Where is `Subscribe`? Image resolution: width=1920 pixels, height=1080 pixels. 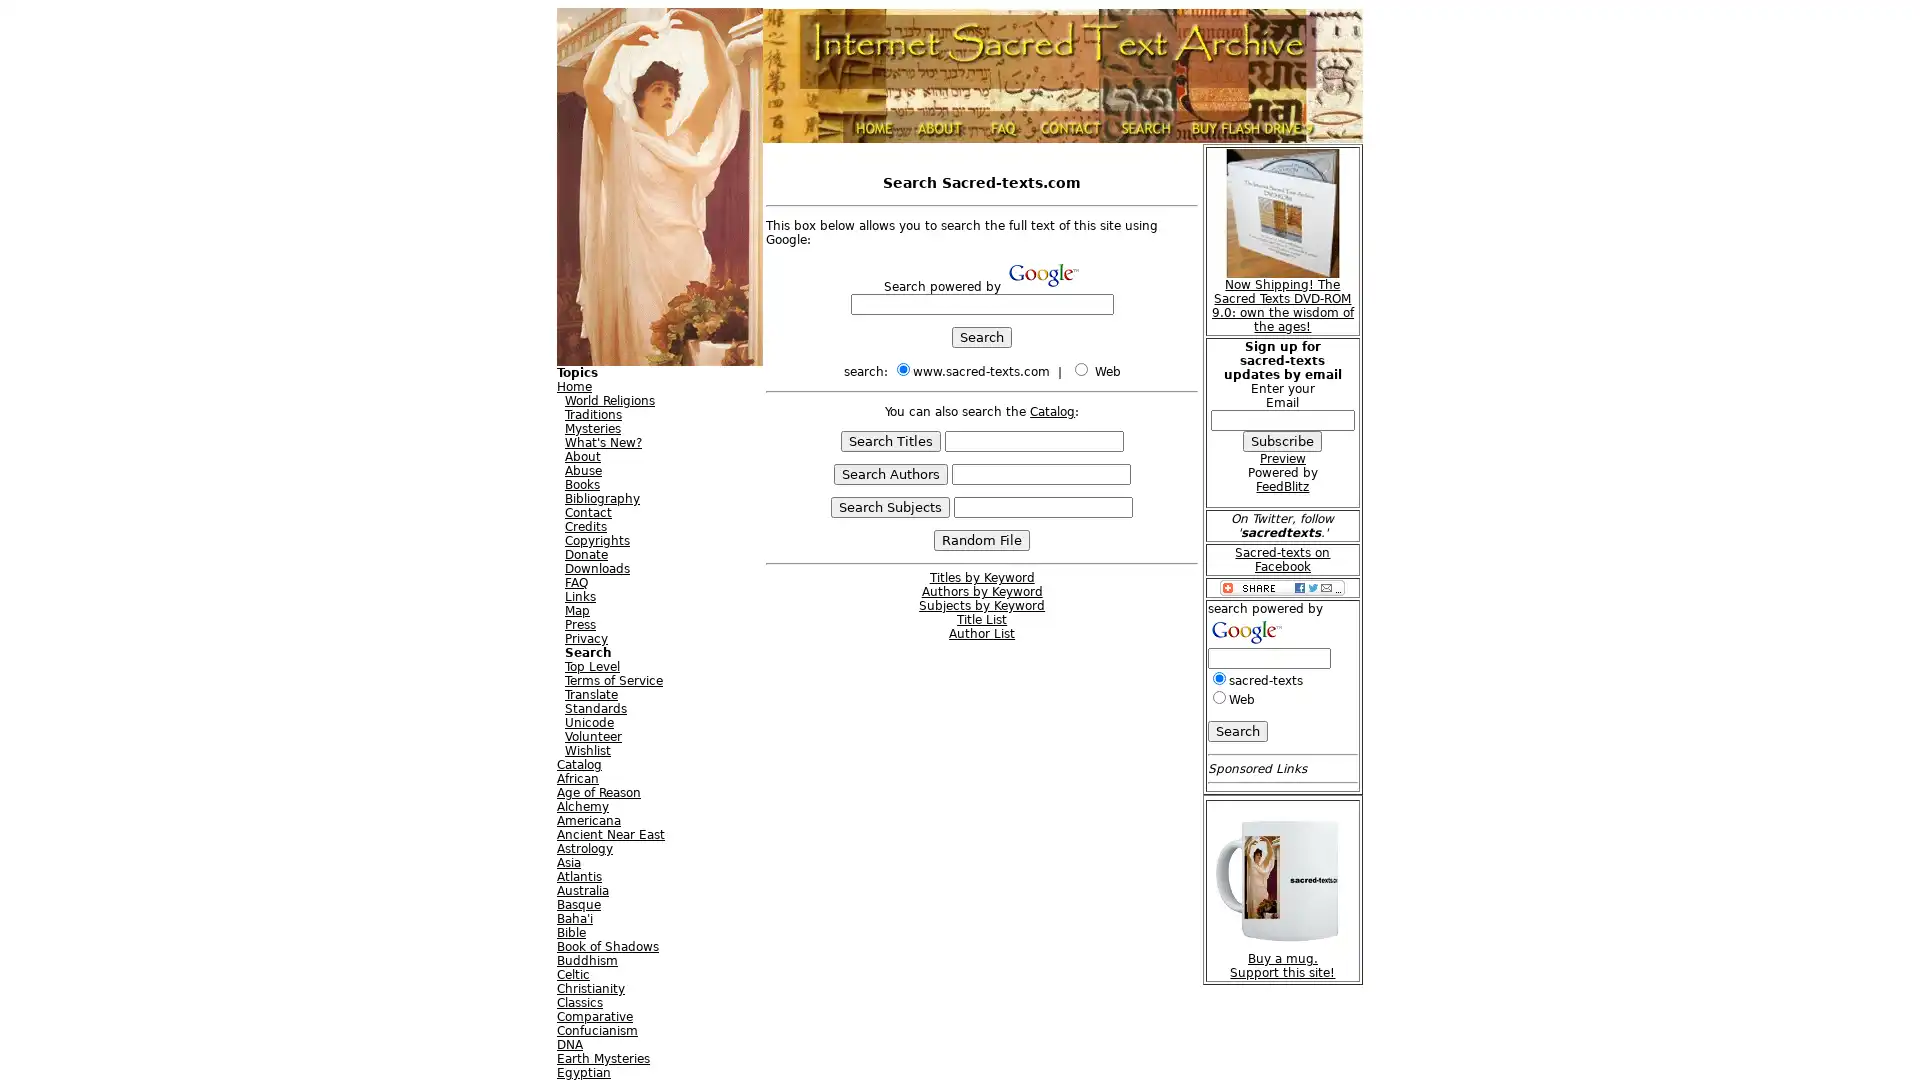 Subscribe is located at coordinates (1282, 439).